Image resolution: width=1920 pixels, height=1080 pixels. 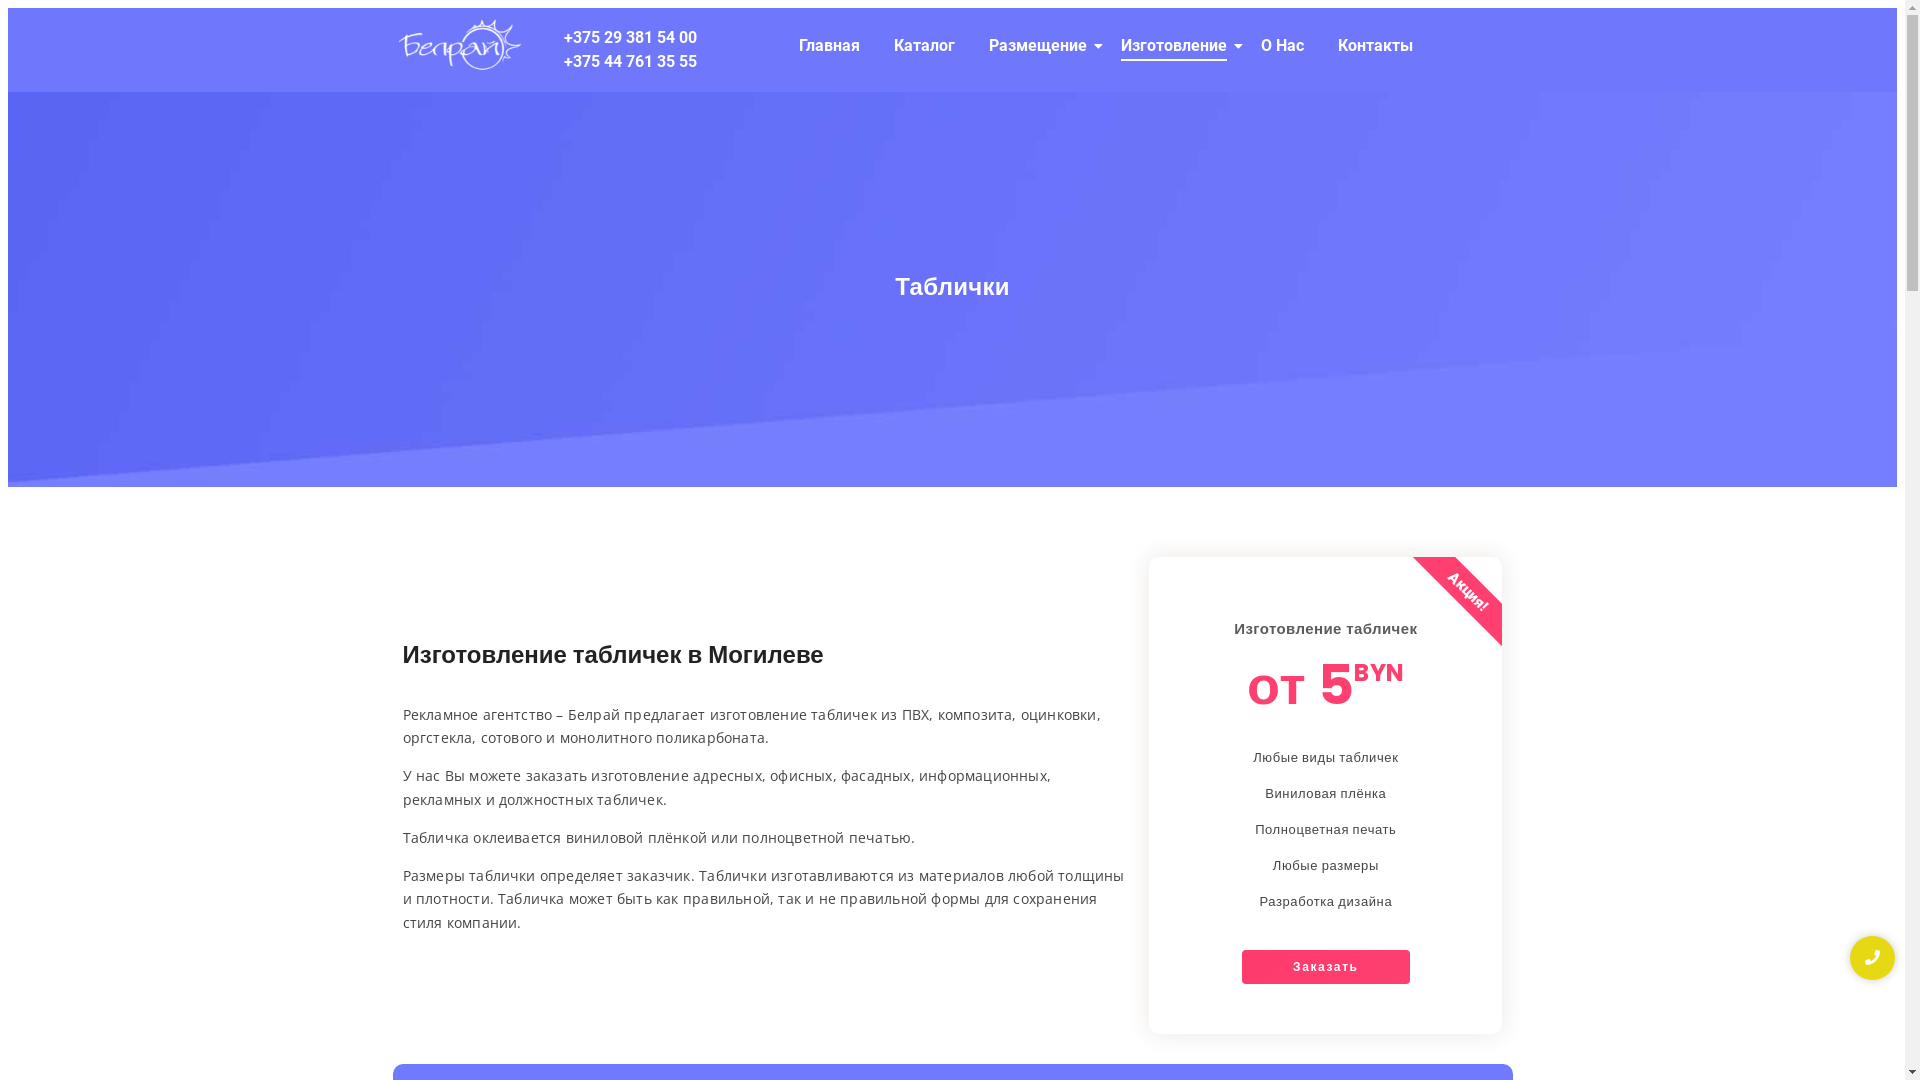 What do you see at coordinates (629, 60) in the screenshot?
I see `'+375 44 761 35 55'` at bounding box center [629, 60].